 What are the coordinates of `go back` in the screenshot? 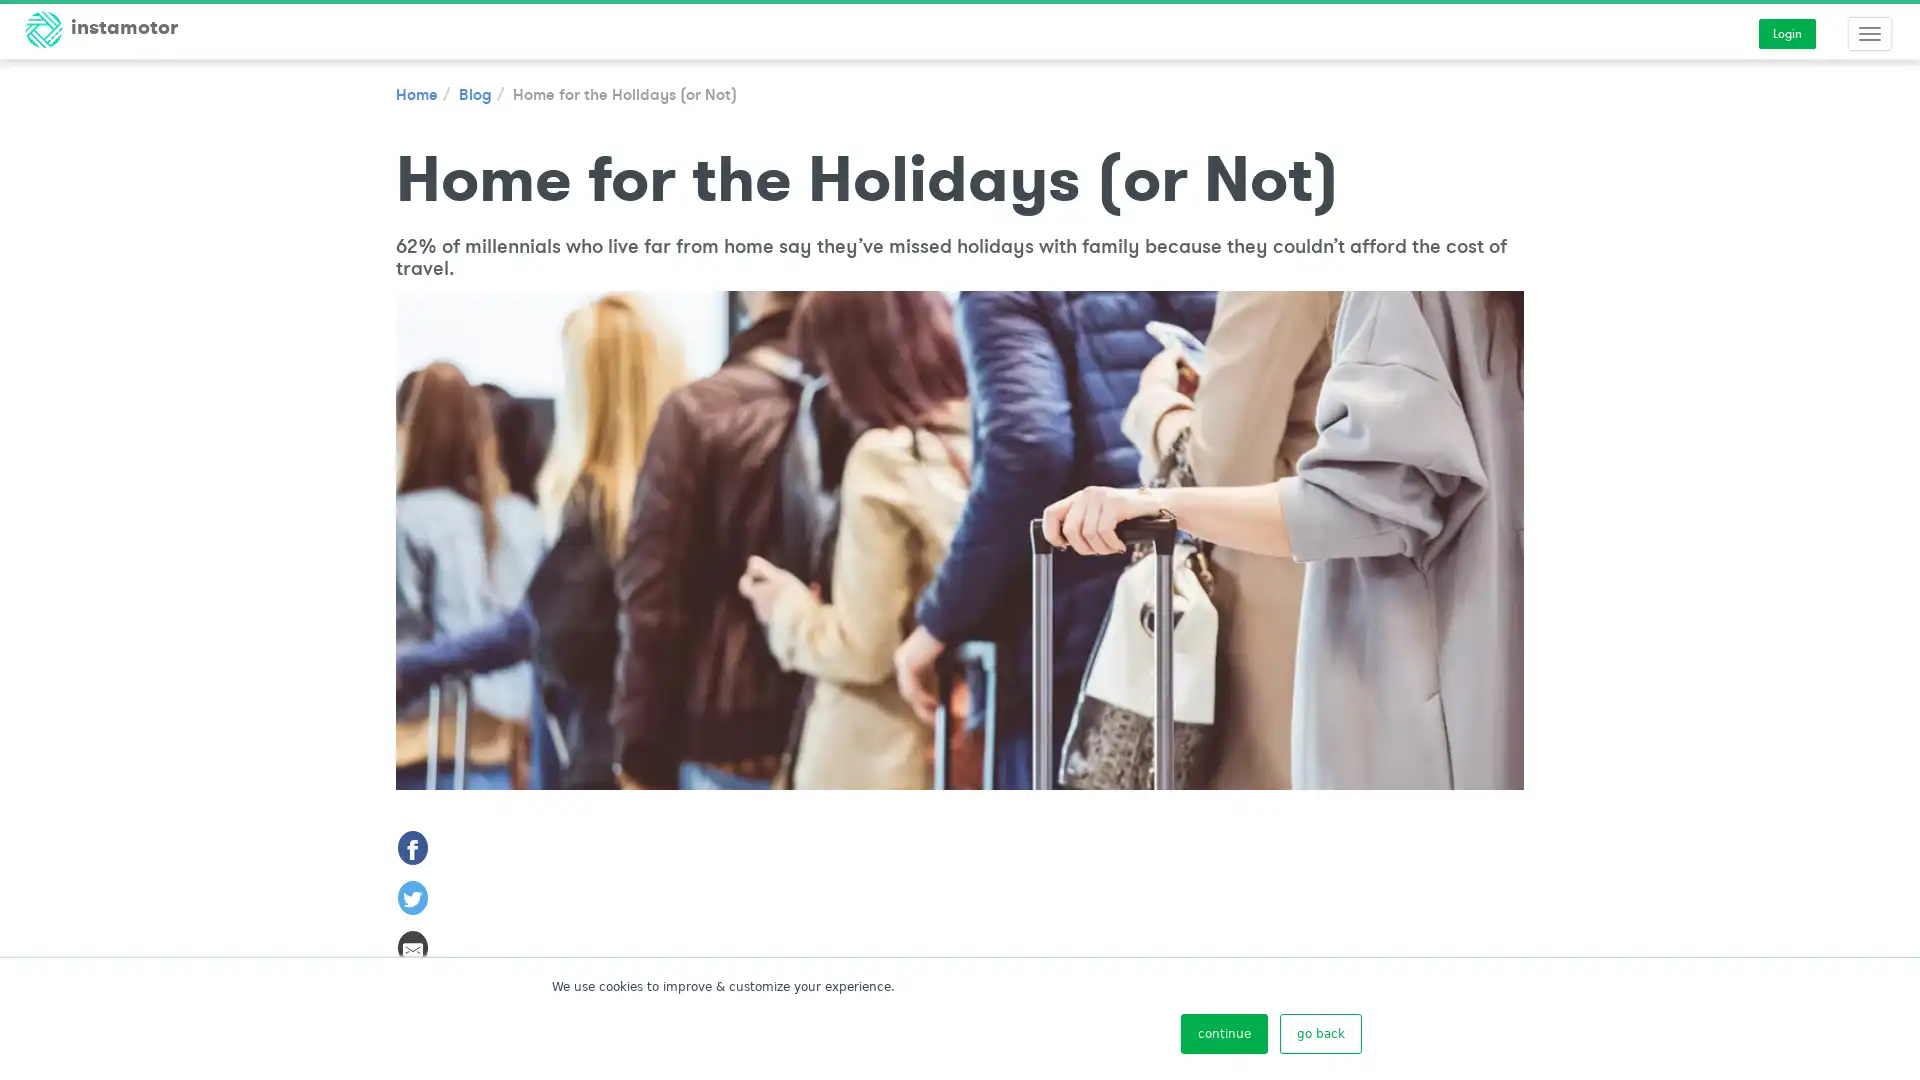 It's located at (1320, 1033).